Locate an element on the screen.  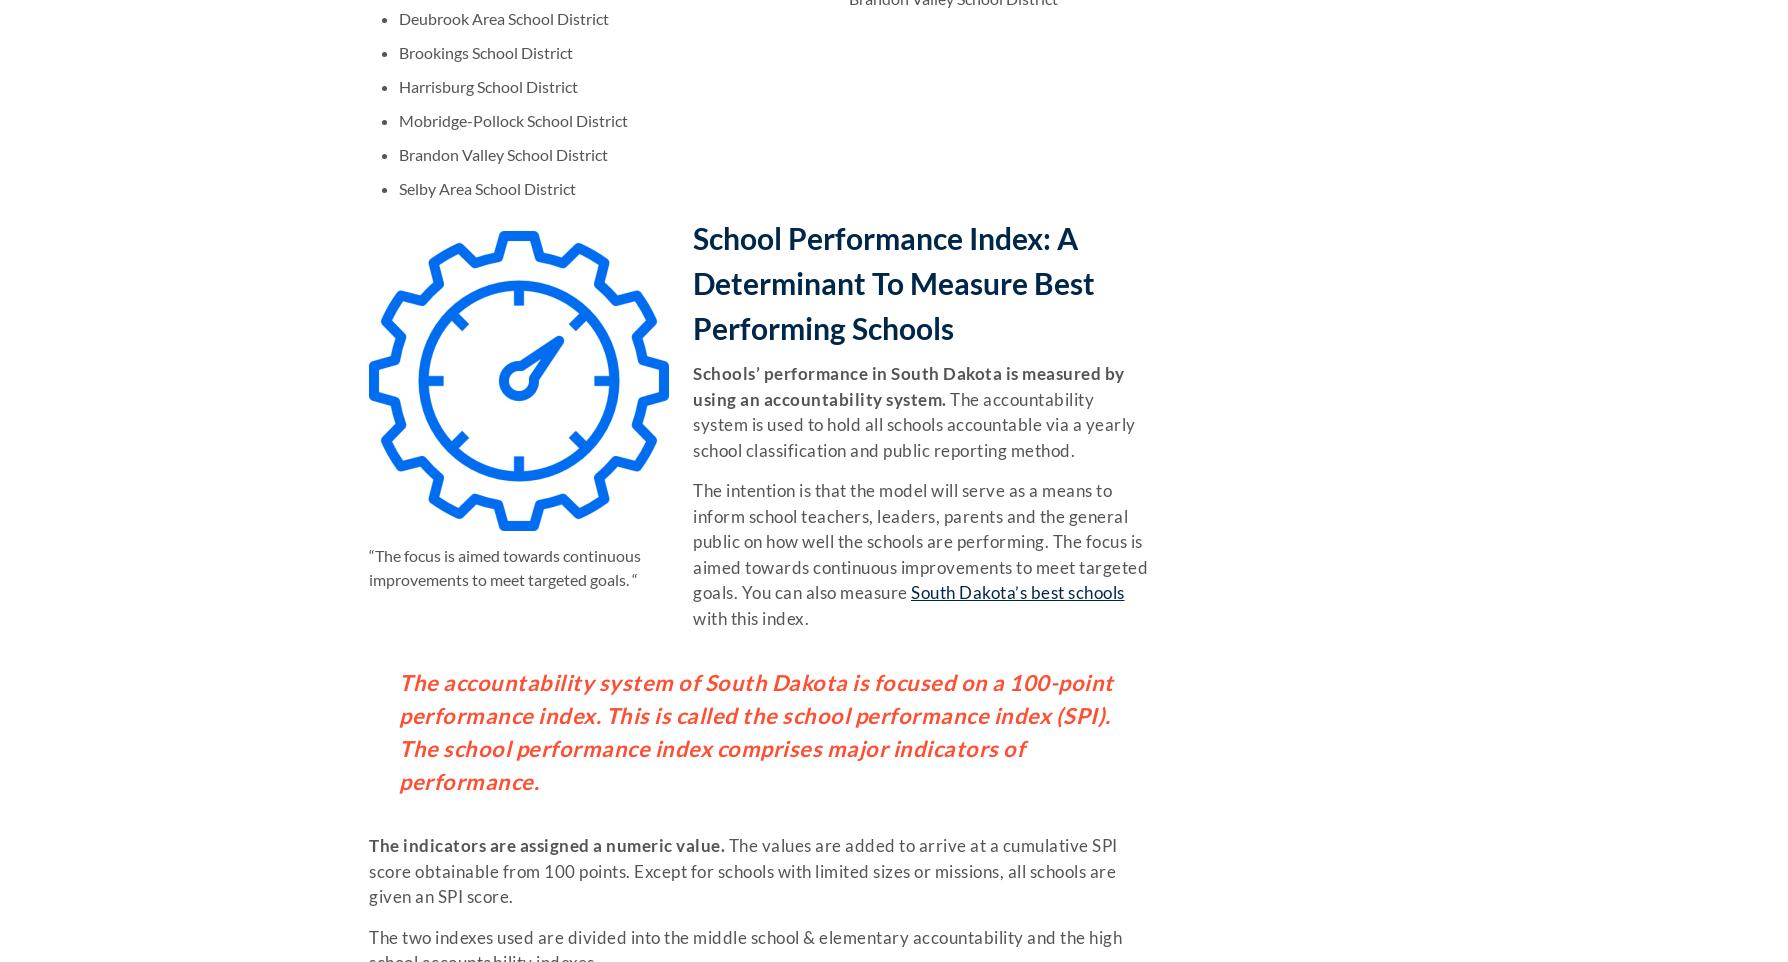
'Harrisburg School District' is located at coordinates (488, 86).